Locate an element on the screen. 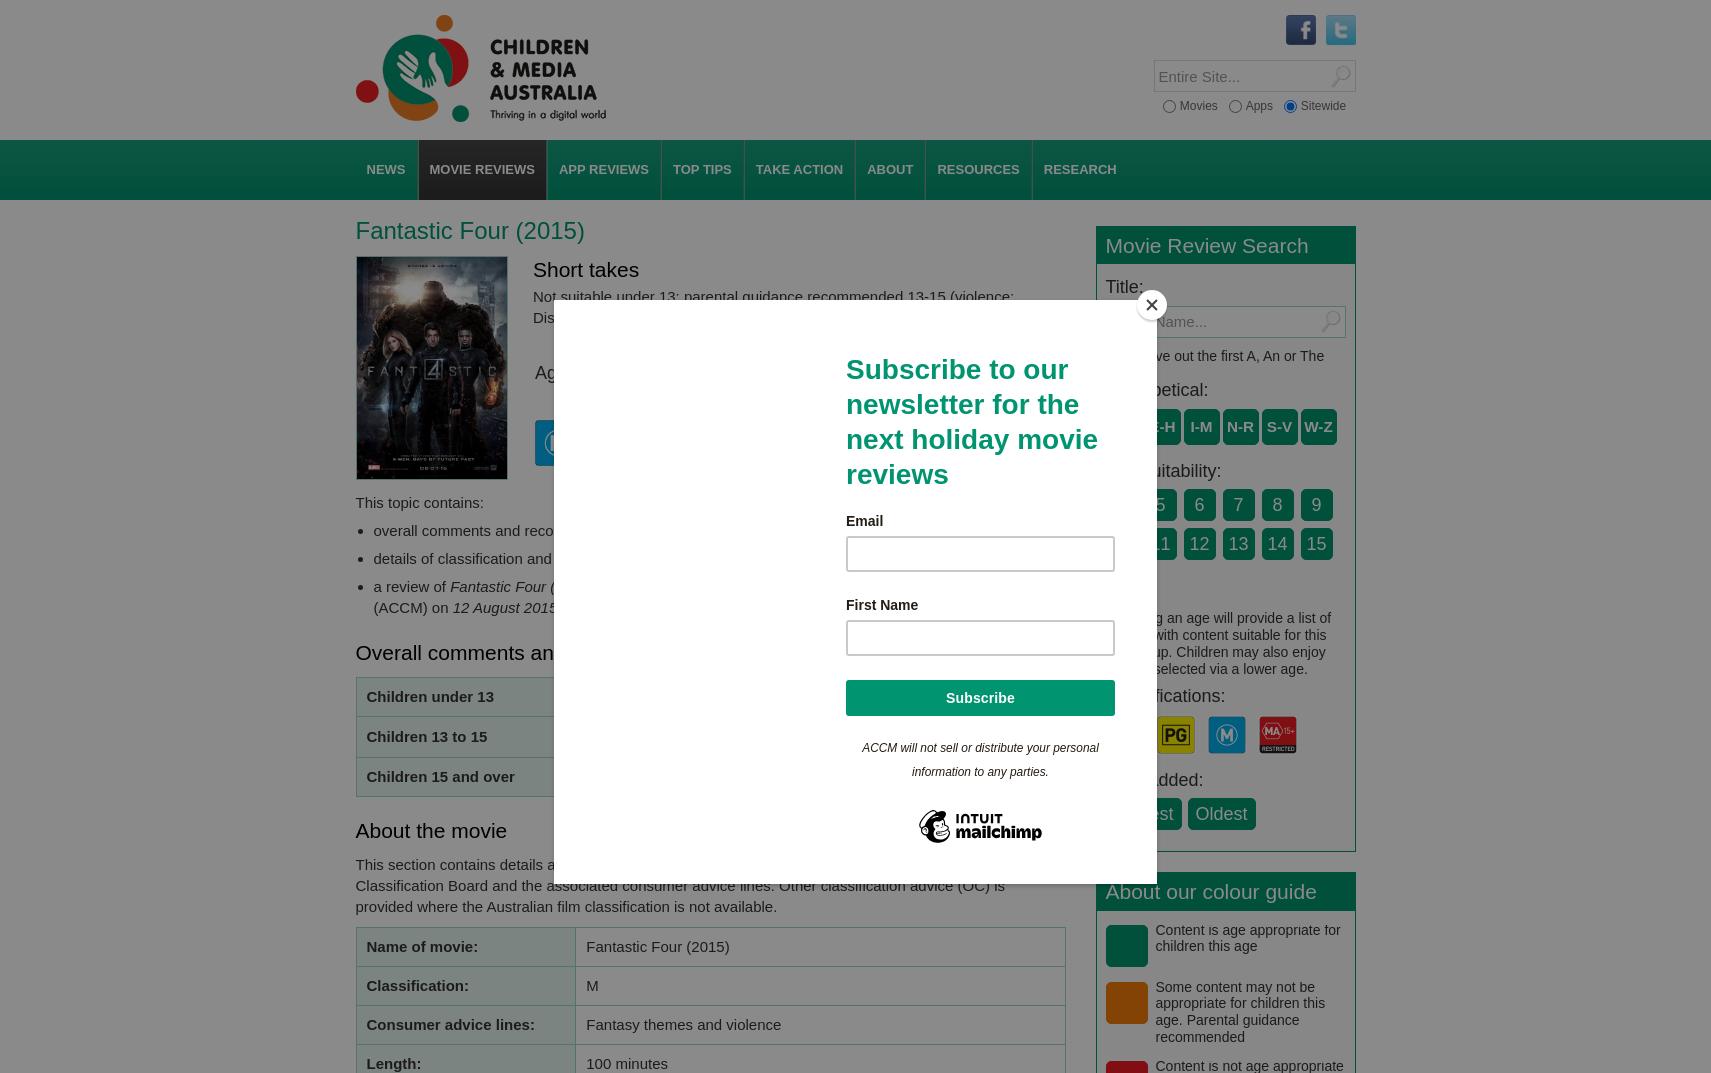 This screenshot has height=1073, width=1711. 'M' is located at coordinates (591, 984).